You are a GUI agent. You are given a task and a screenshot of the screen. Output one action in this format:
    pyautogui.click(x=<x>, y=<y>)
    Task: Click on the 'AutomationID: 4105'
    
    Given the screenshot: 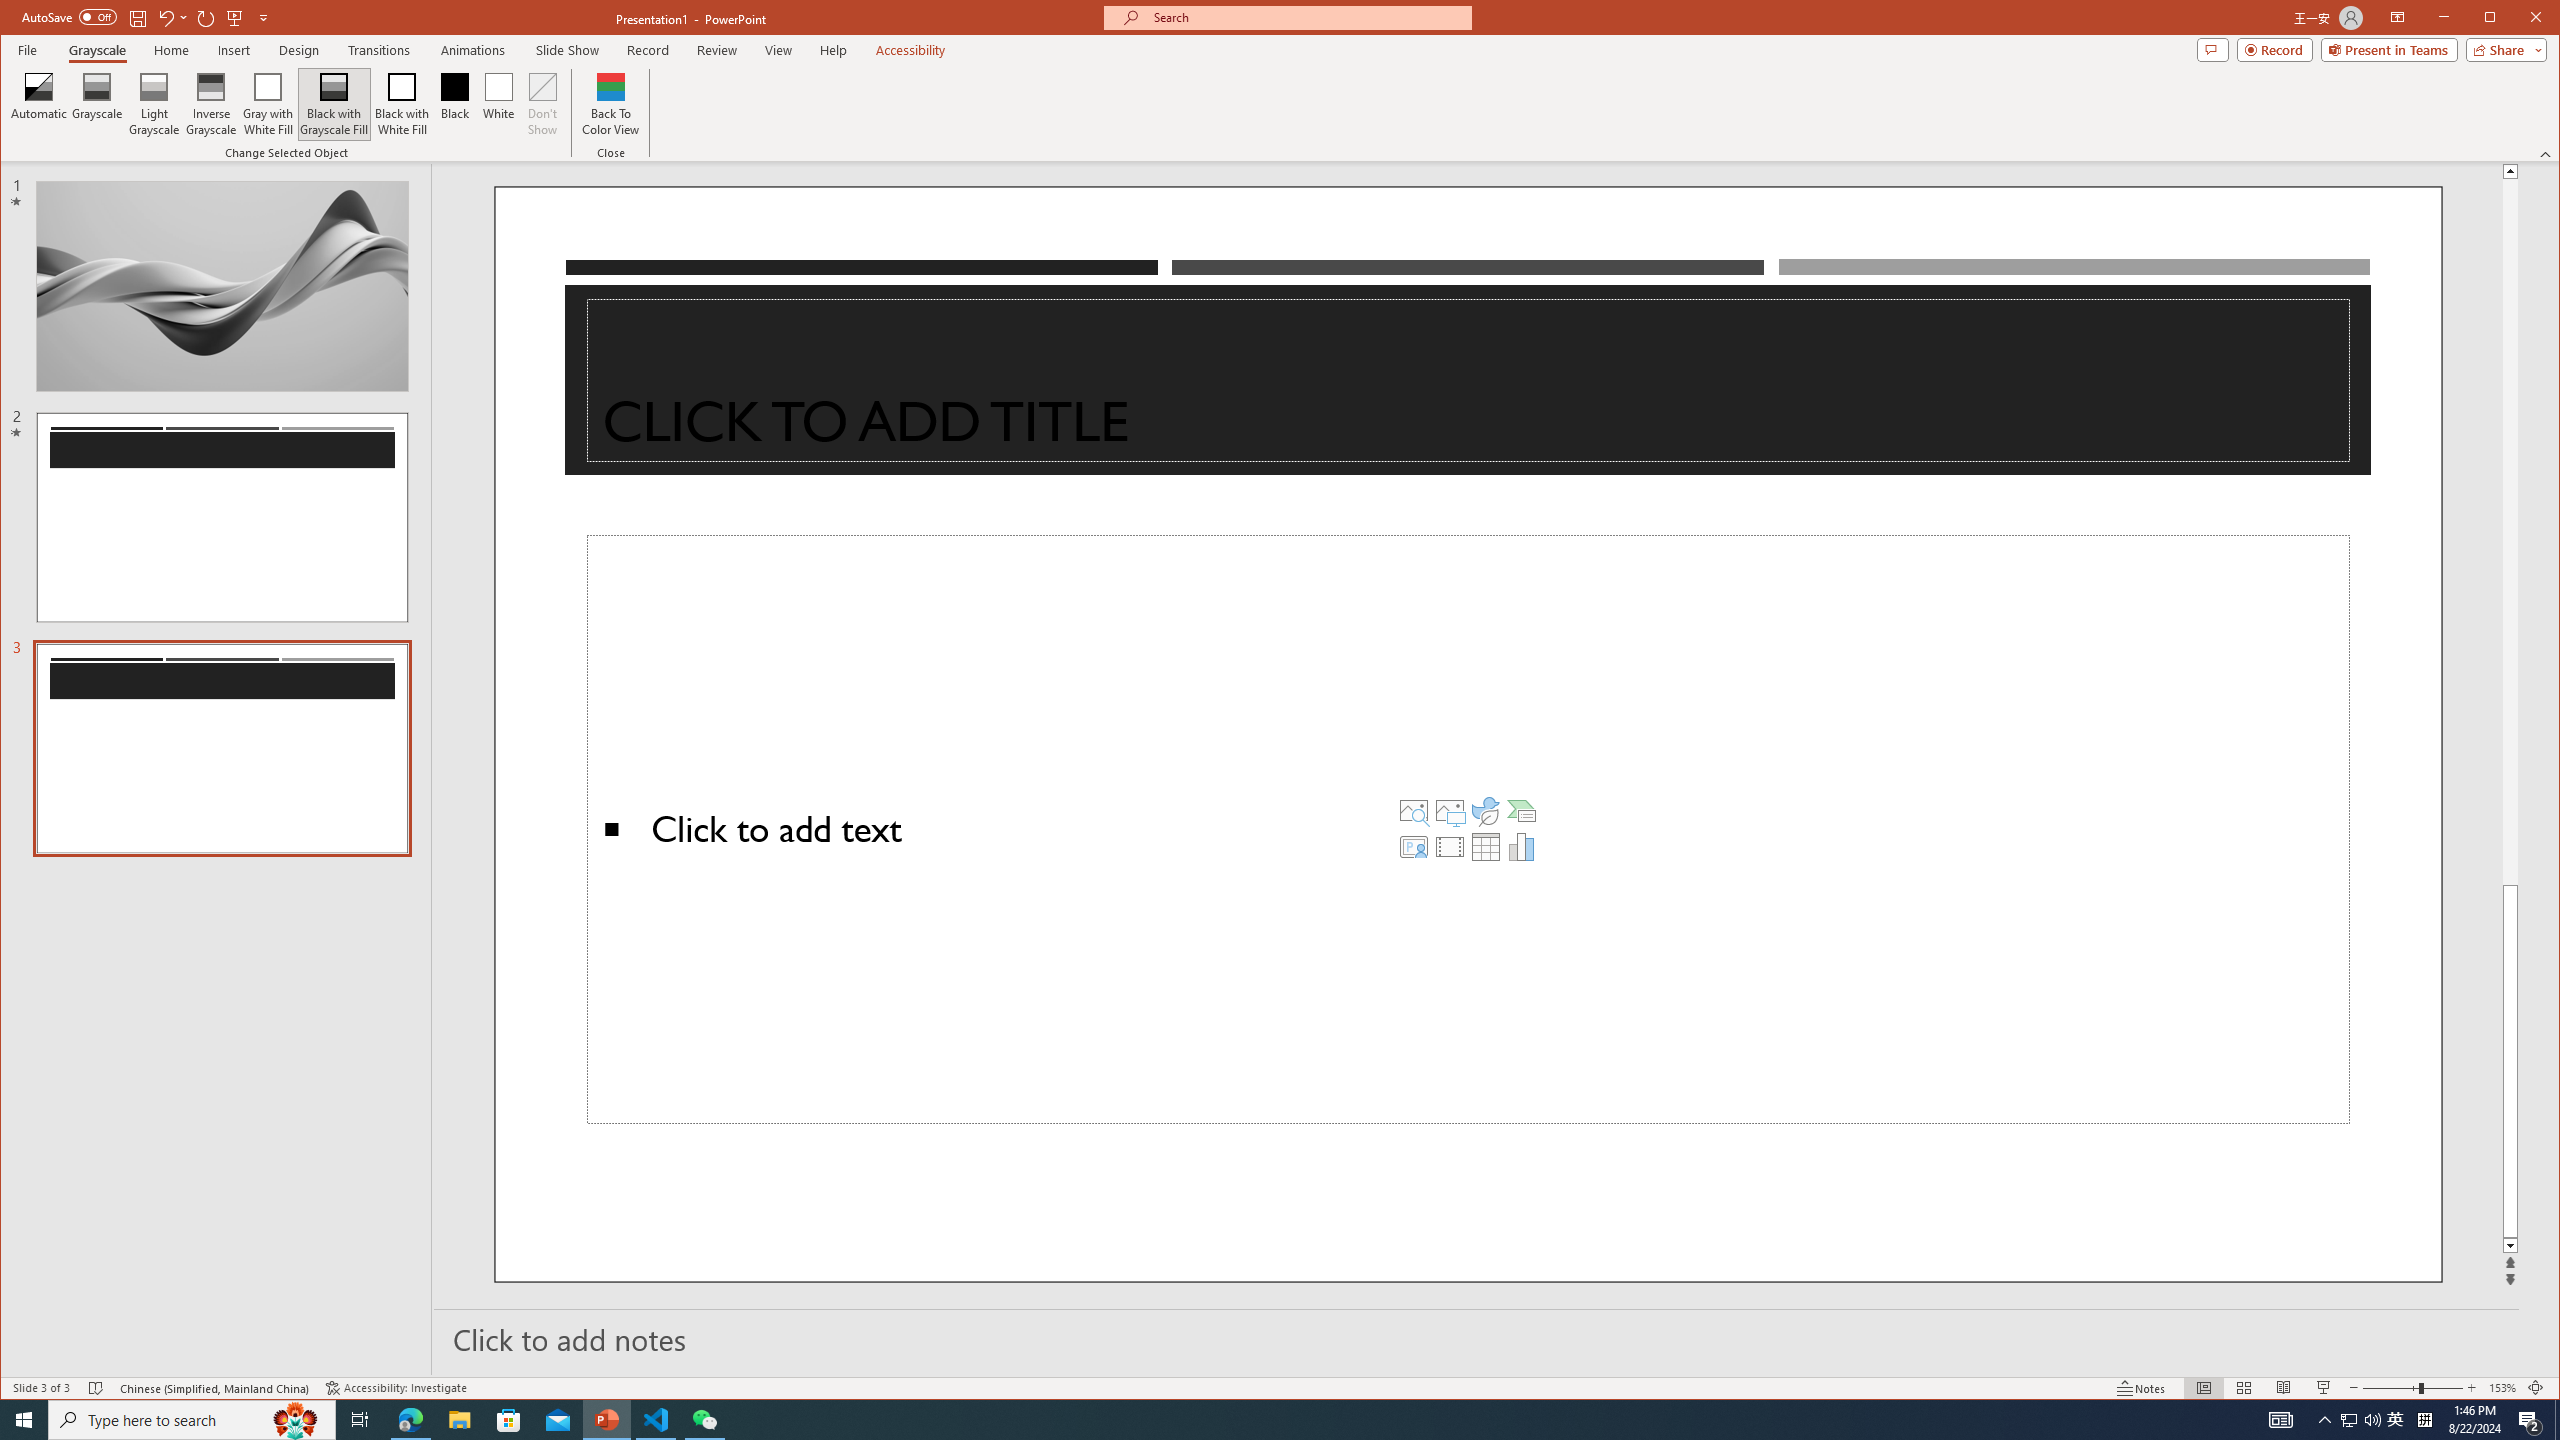 What is the action you would take?
    pyautogui.click(x=2279, y=1418)
    